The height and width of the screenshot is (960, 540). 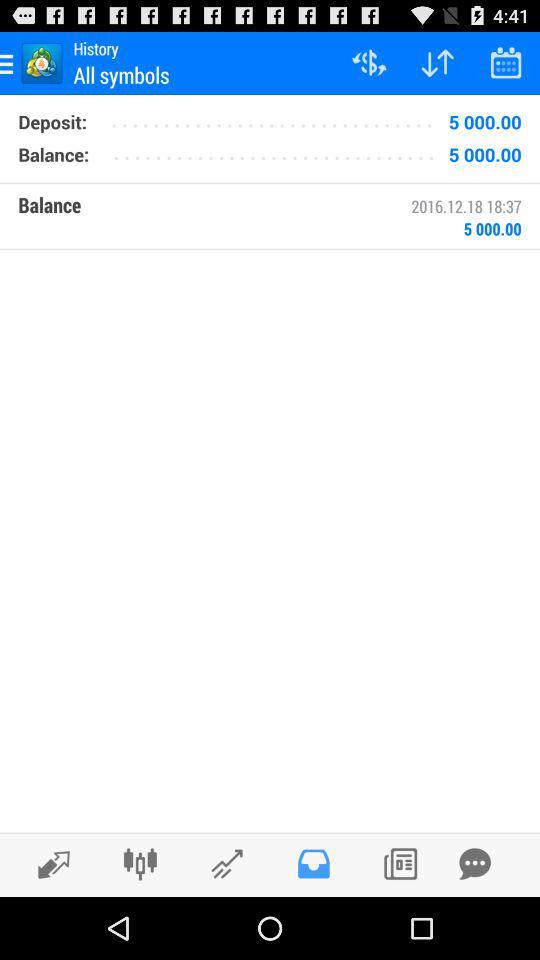 What do you see at coordinates (474, 863) in the screenshot?
I see `chat with us` at bounding box center [474, 863].